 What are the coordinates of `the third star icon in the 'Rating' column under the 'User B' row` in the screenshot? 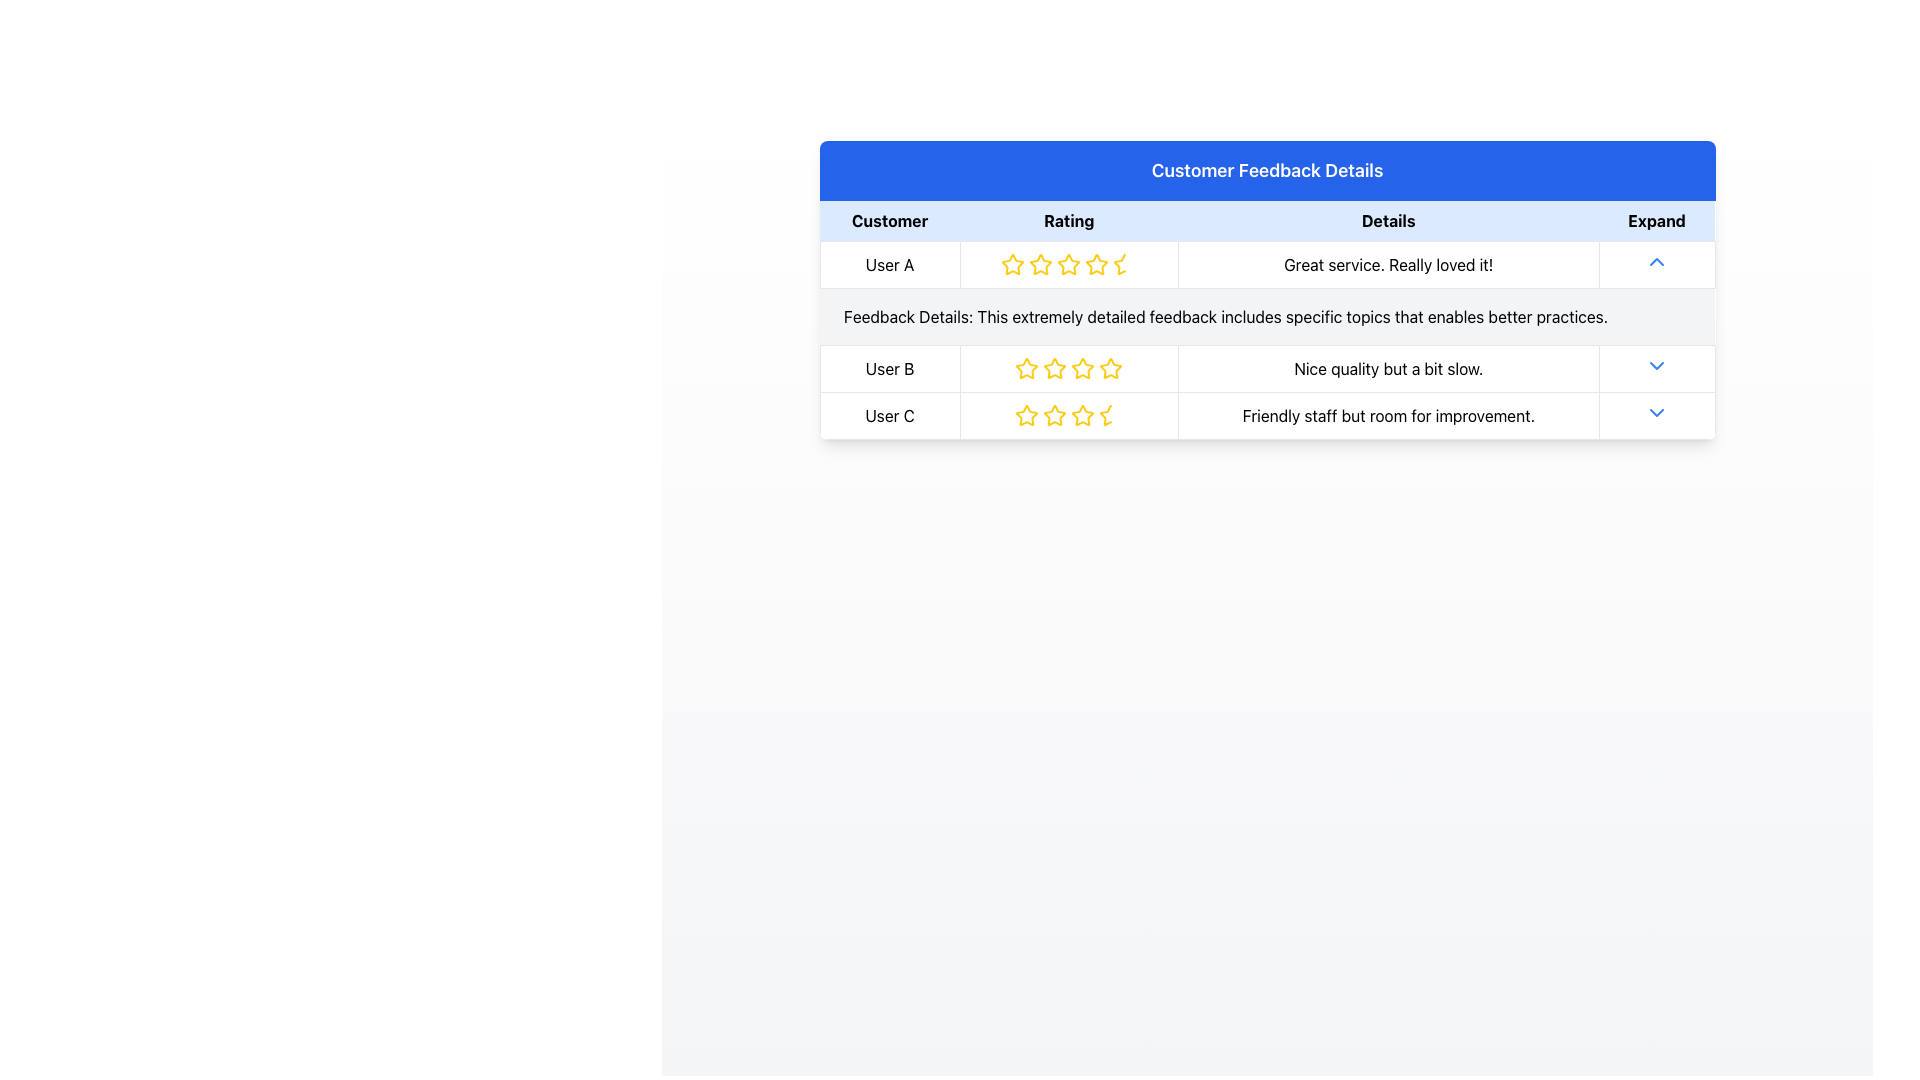 It's located at (1054, 369).